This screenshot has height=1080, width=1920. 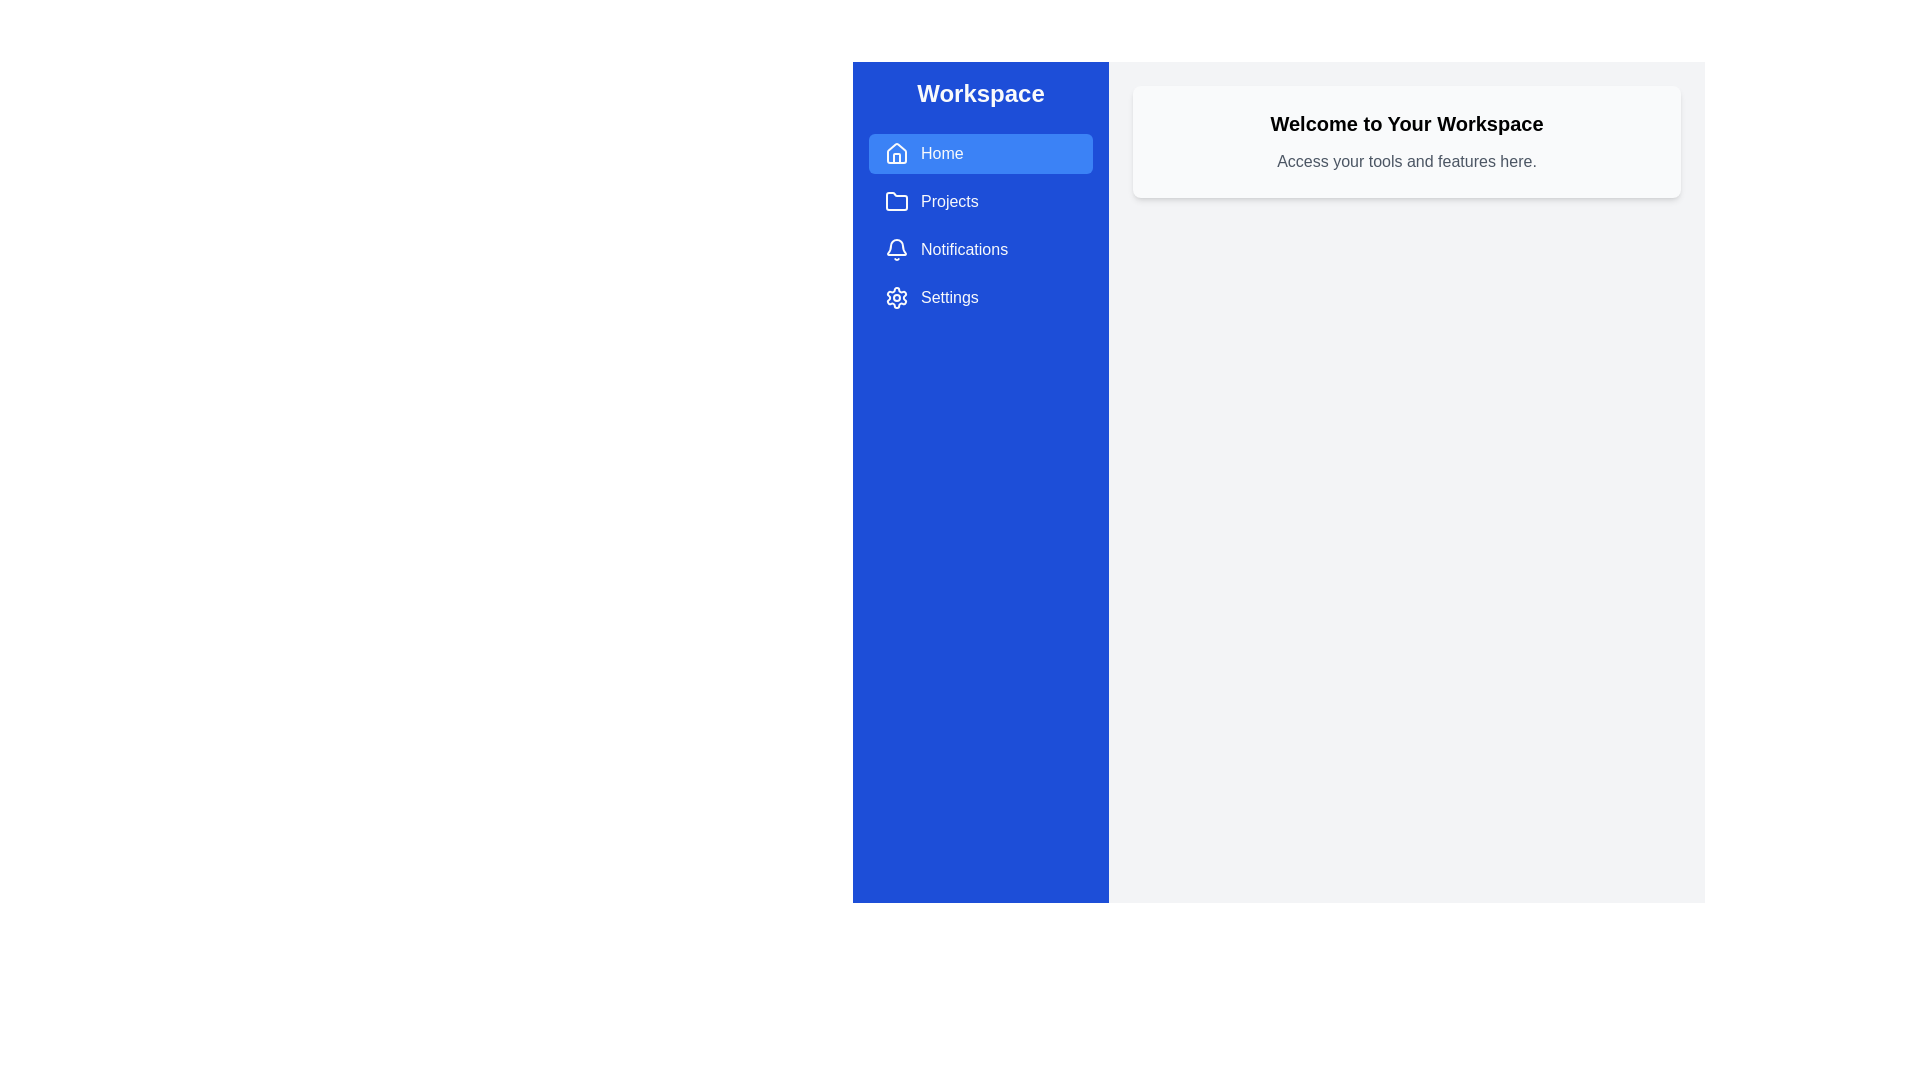 I want to click on welcome message displayed in the text block located in the upper part of the central content area, slightly right of the blue sidebar navigation menu, so click(x=1405, y=141).